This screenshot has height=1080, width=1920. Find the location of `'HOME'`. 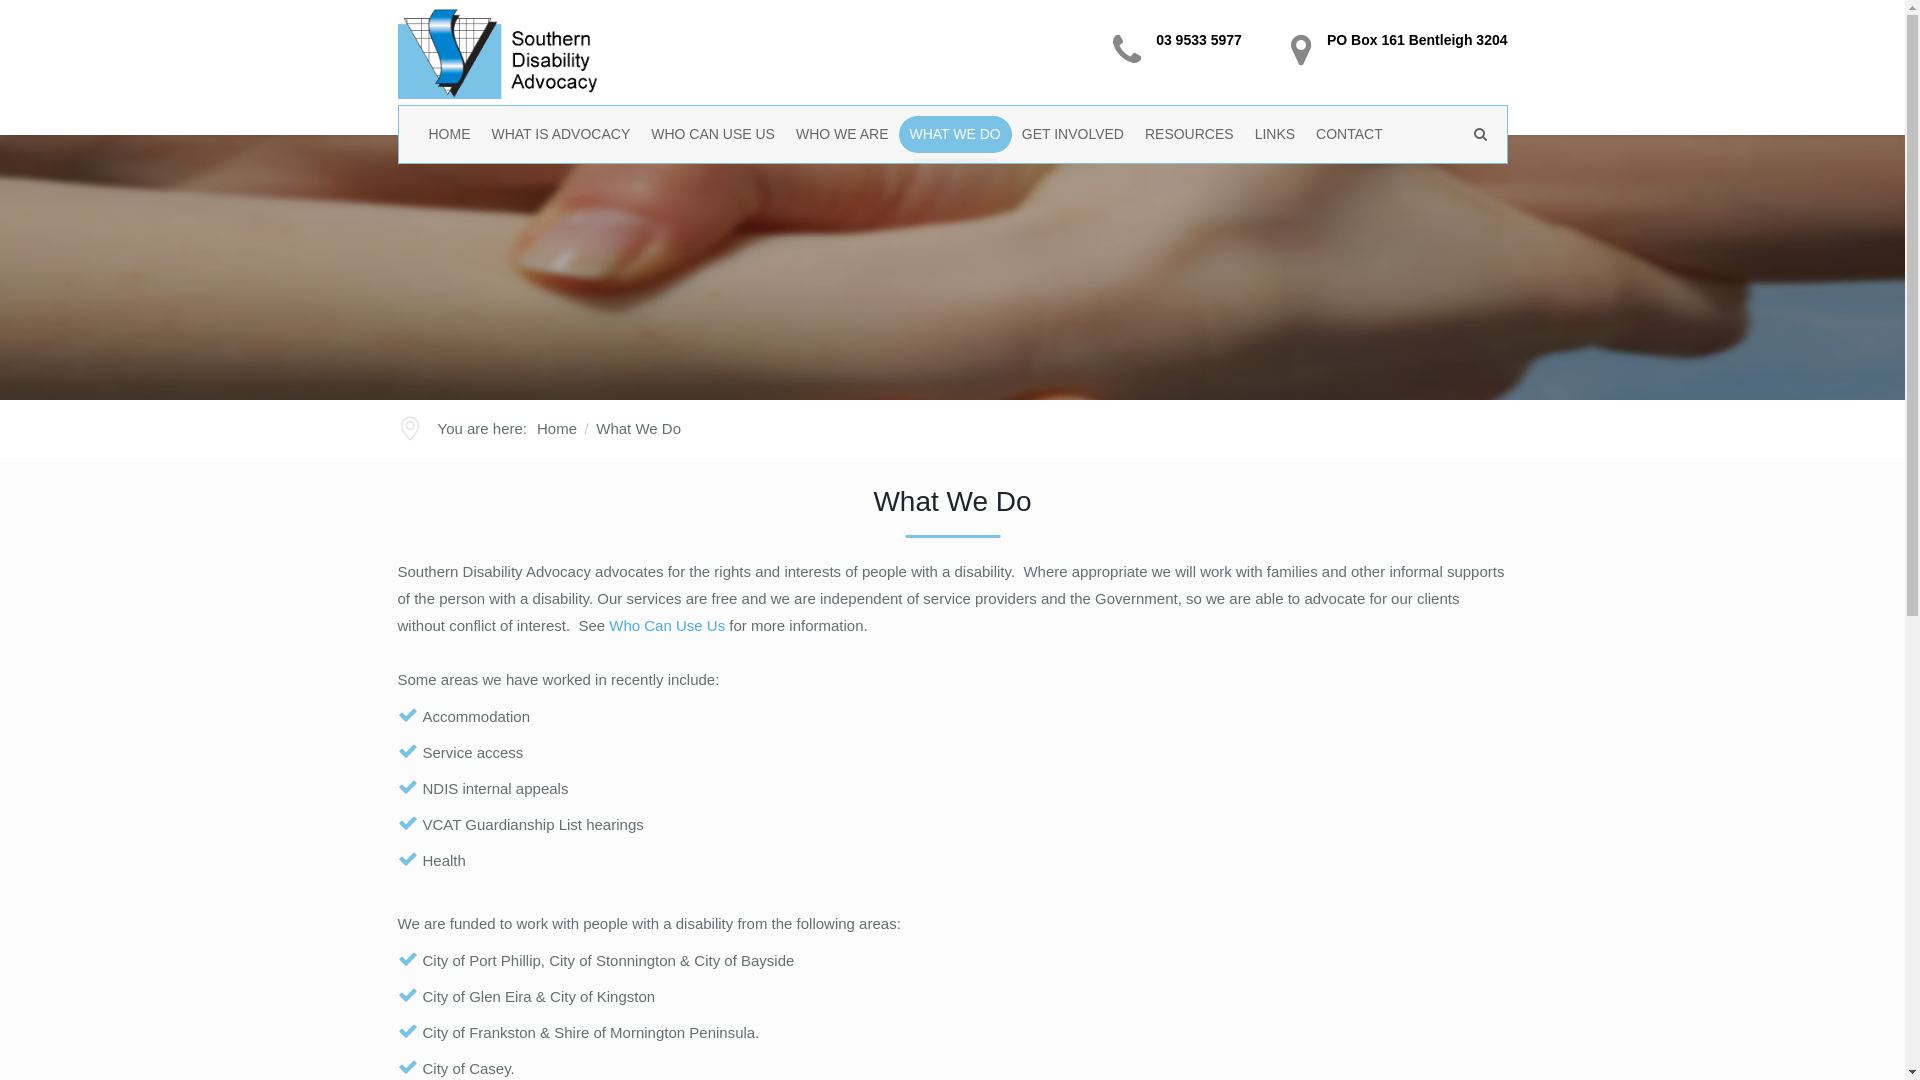

'HOME' is located at coordinates (448, 134).